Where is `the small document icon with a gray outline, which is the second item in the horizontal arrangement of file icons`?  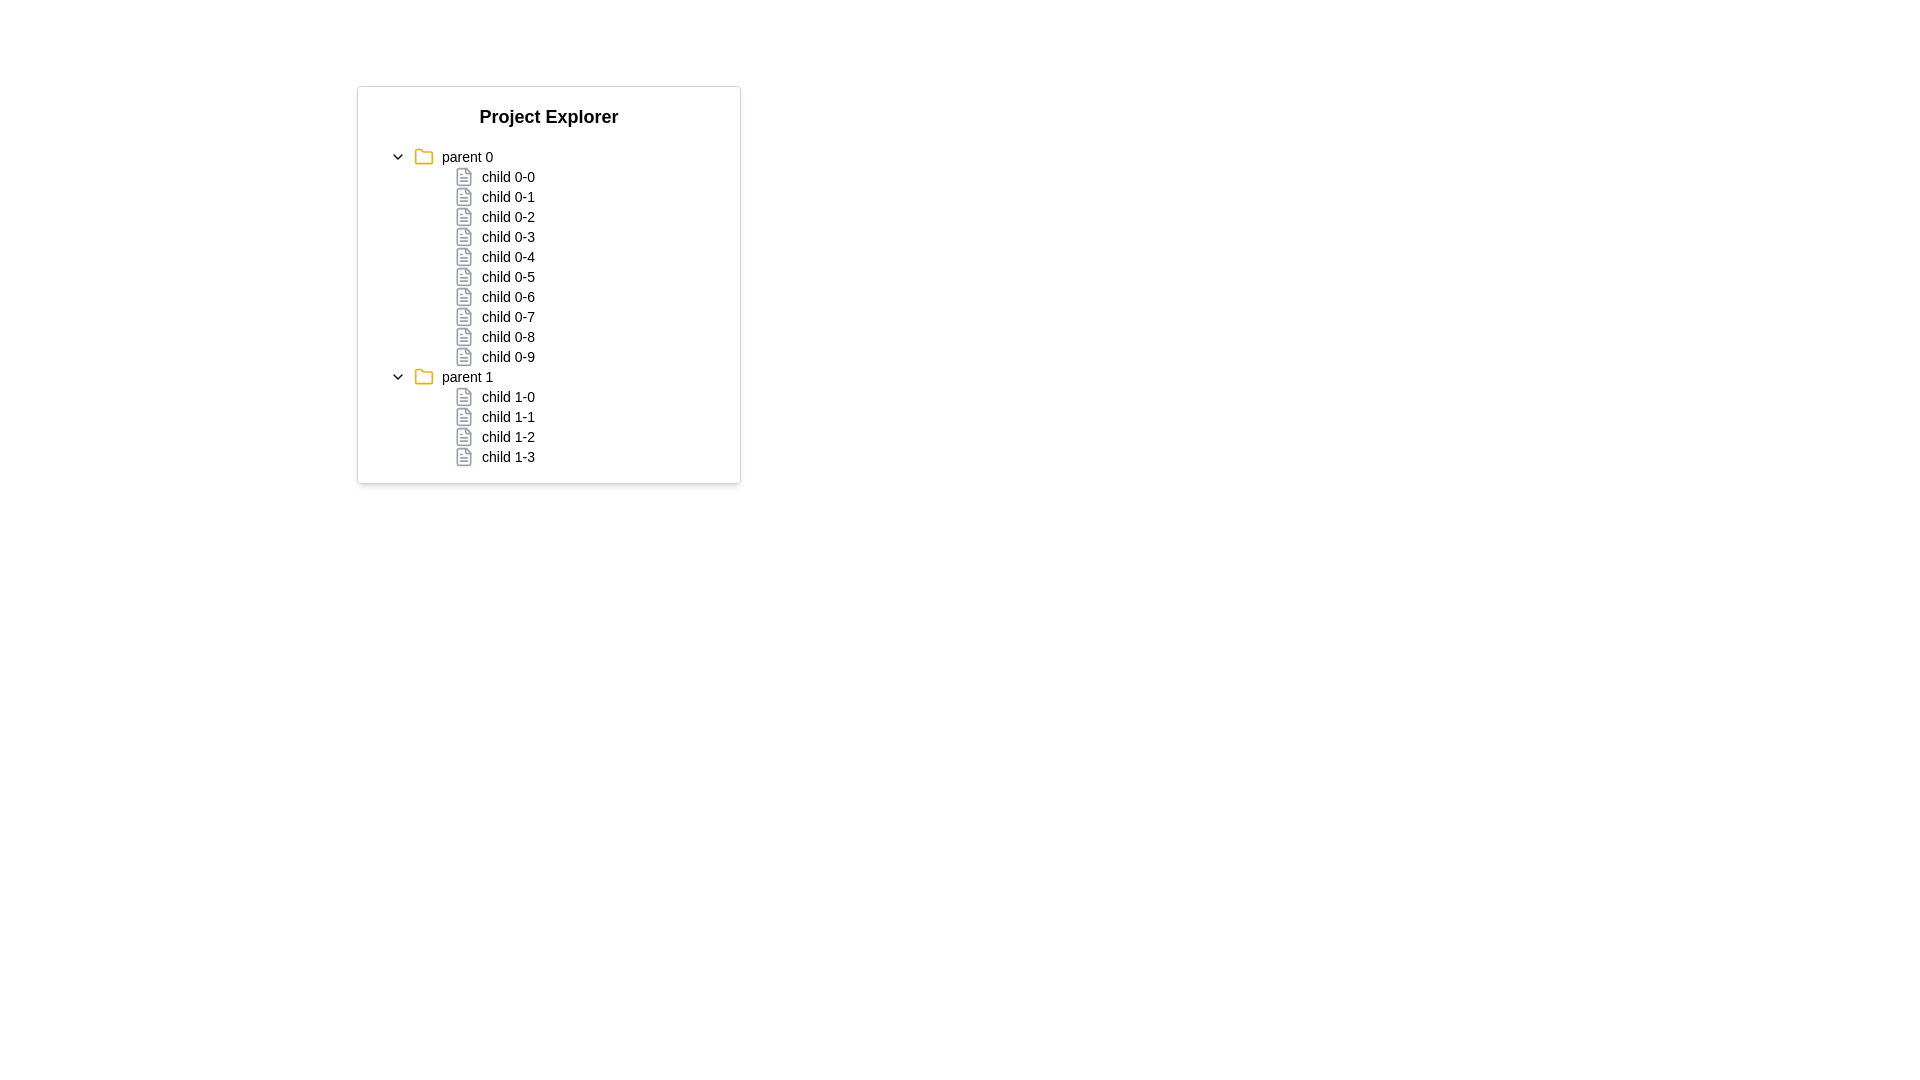
the small document icon with a gray outline, which is the second item in the horizontal arrangement of file icons is located at coordinates (463, 435).